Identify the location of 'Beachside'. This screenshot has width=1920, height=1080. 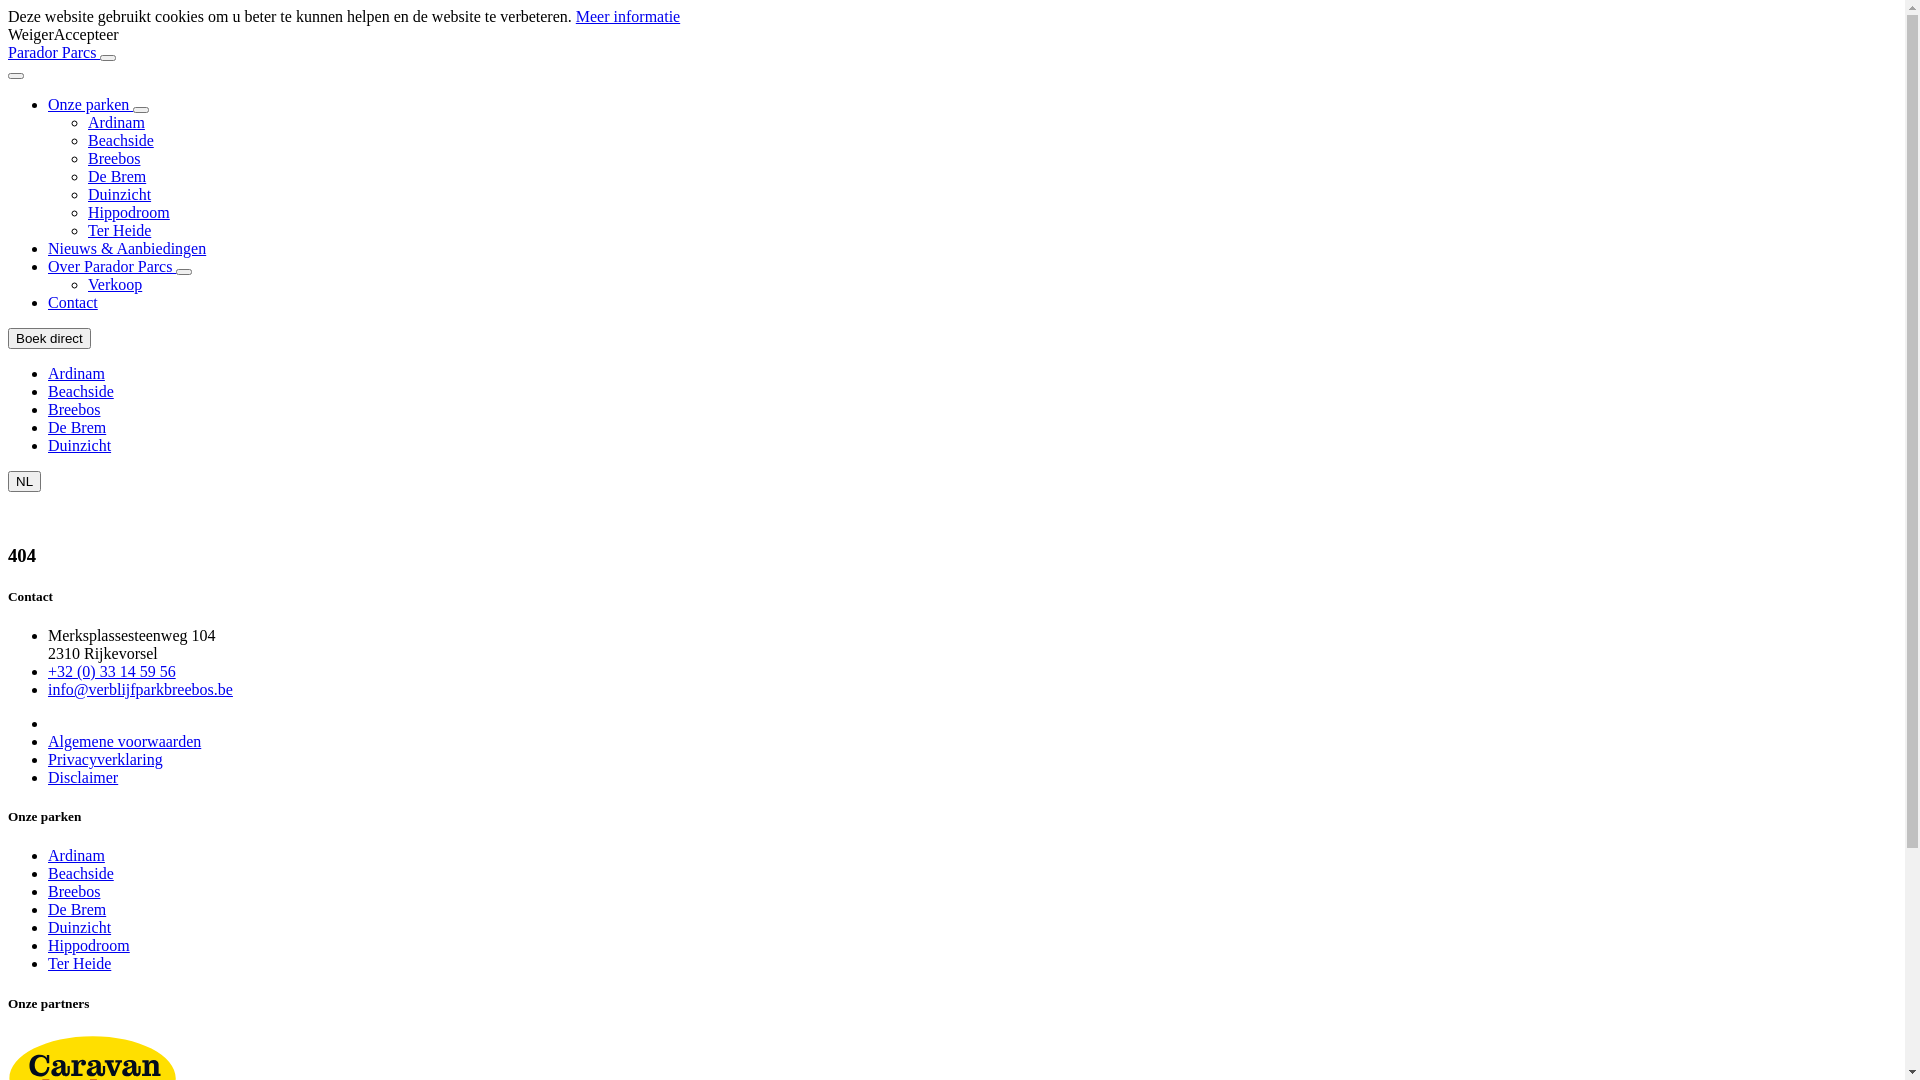
(48, 391).